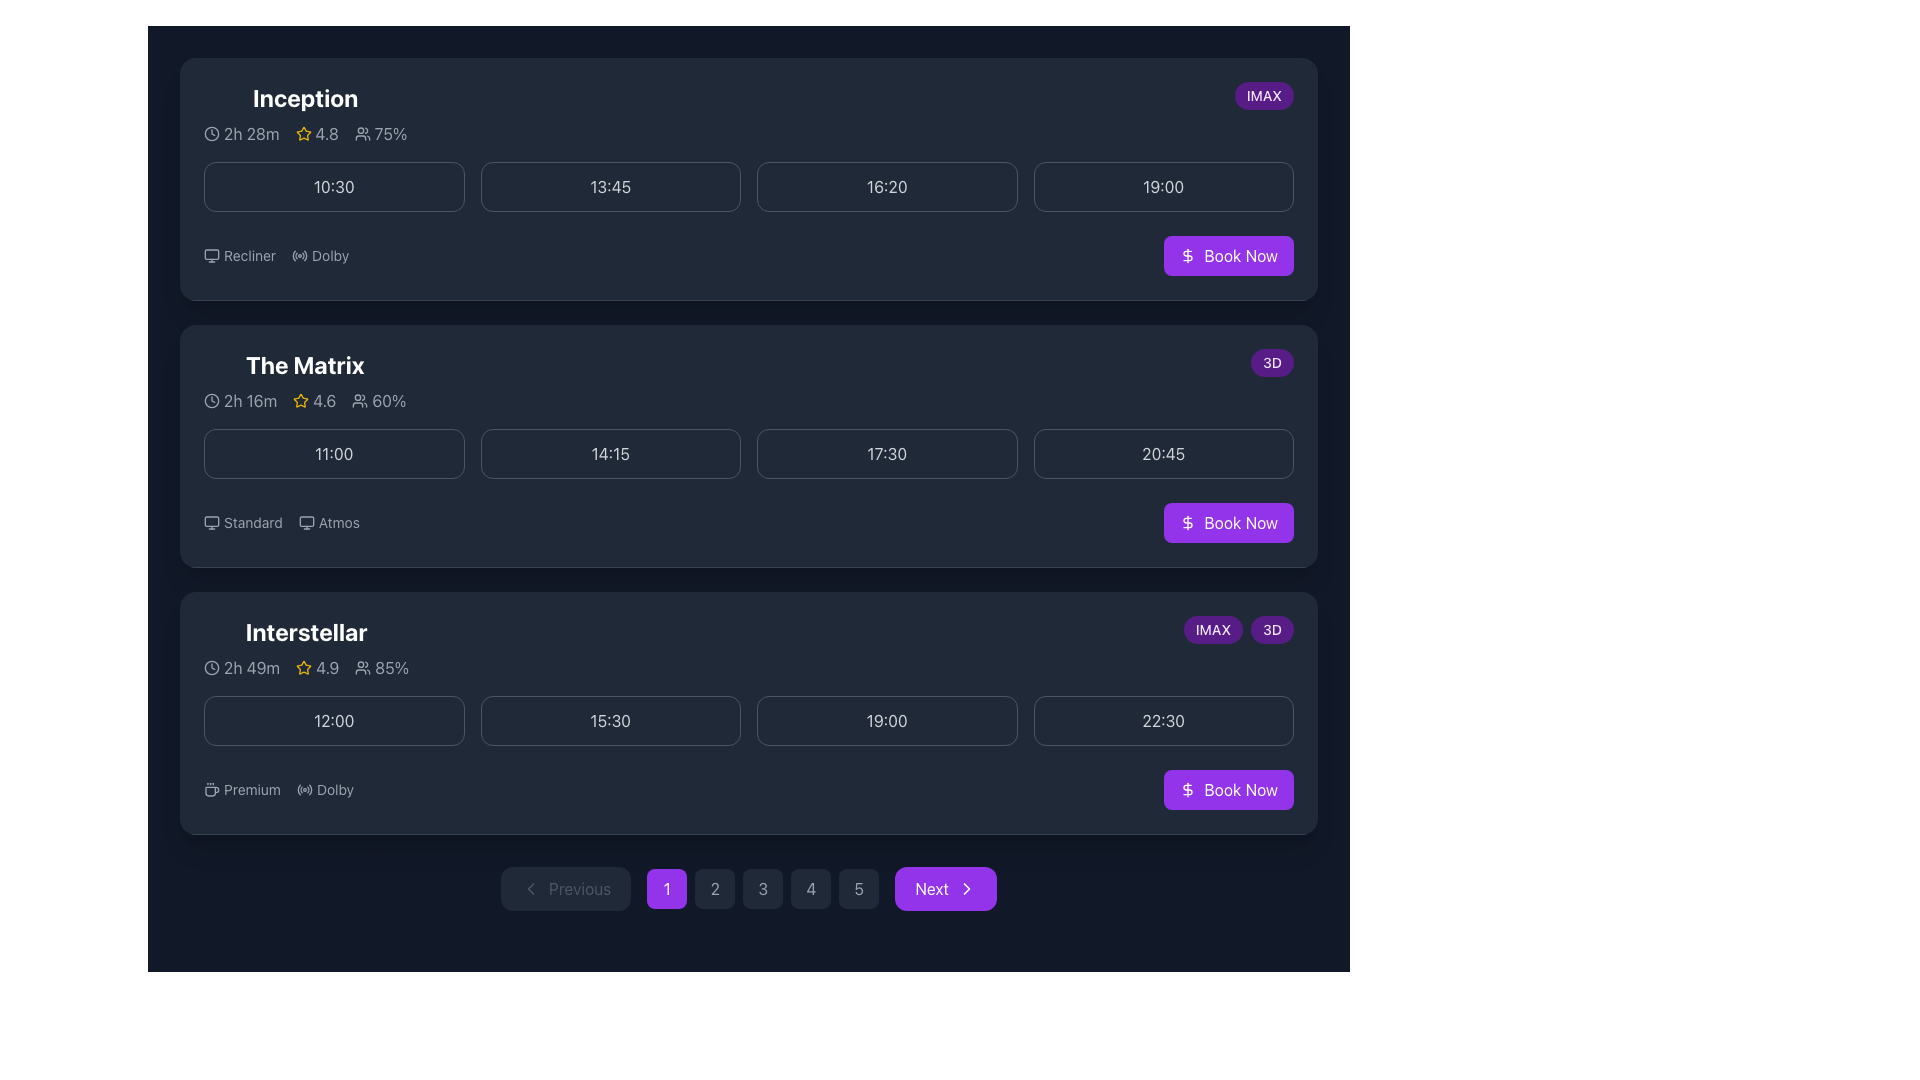 The image size is (1920, 1080). Describe the element at coordinates (316, 667) in the screenshot. I see `the Rating display for the movie 'Interstellar', which features a yellow star icon and the text '4.9', located between the runtime and percentage rating` at that location.